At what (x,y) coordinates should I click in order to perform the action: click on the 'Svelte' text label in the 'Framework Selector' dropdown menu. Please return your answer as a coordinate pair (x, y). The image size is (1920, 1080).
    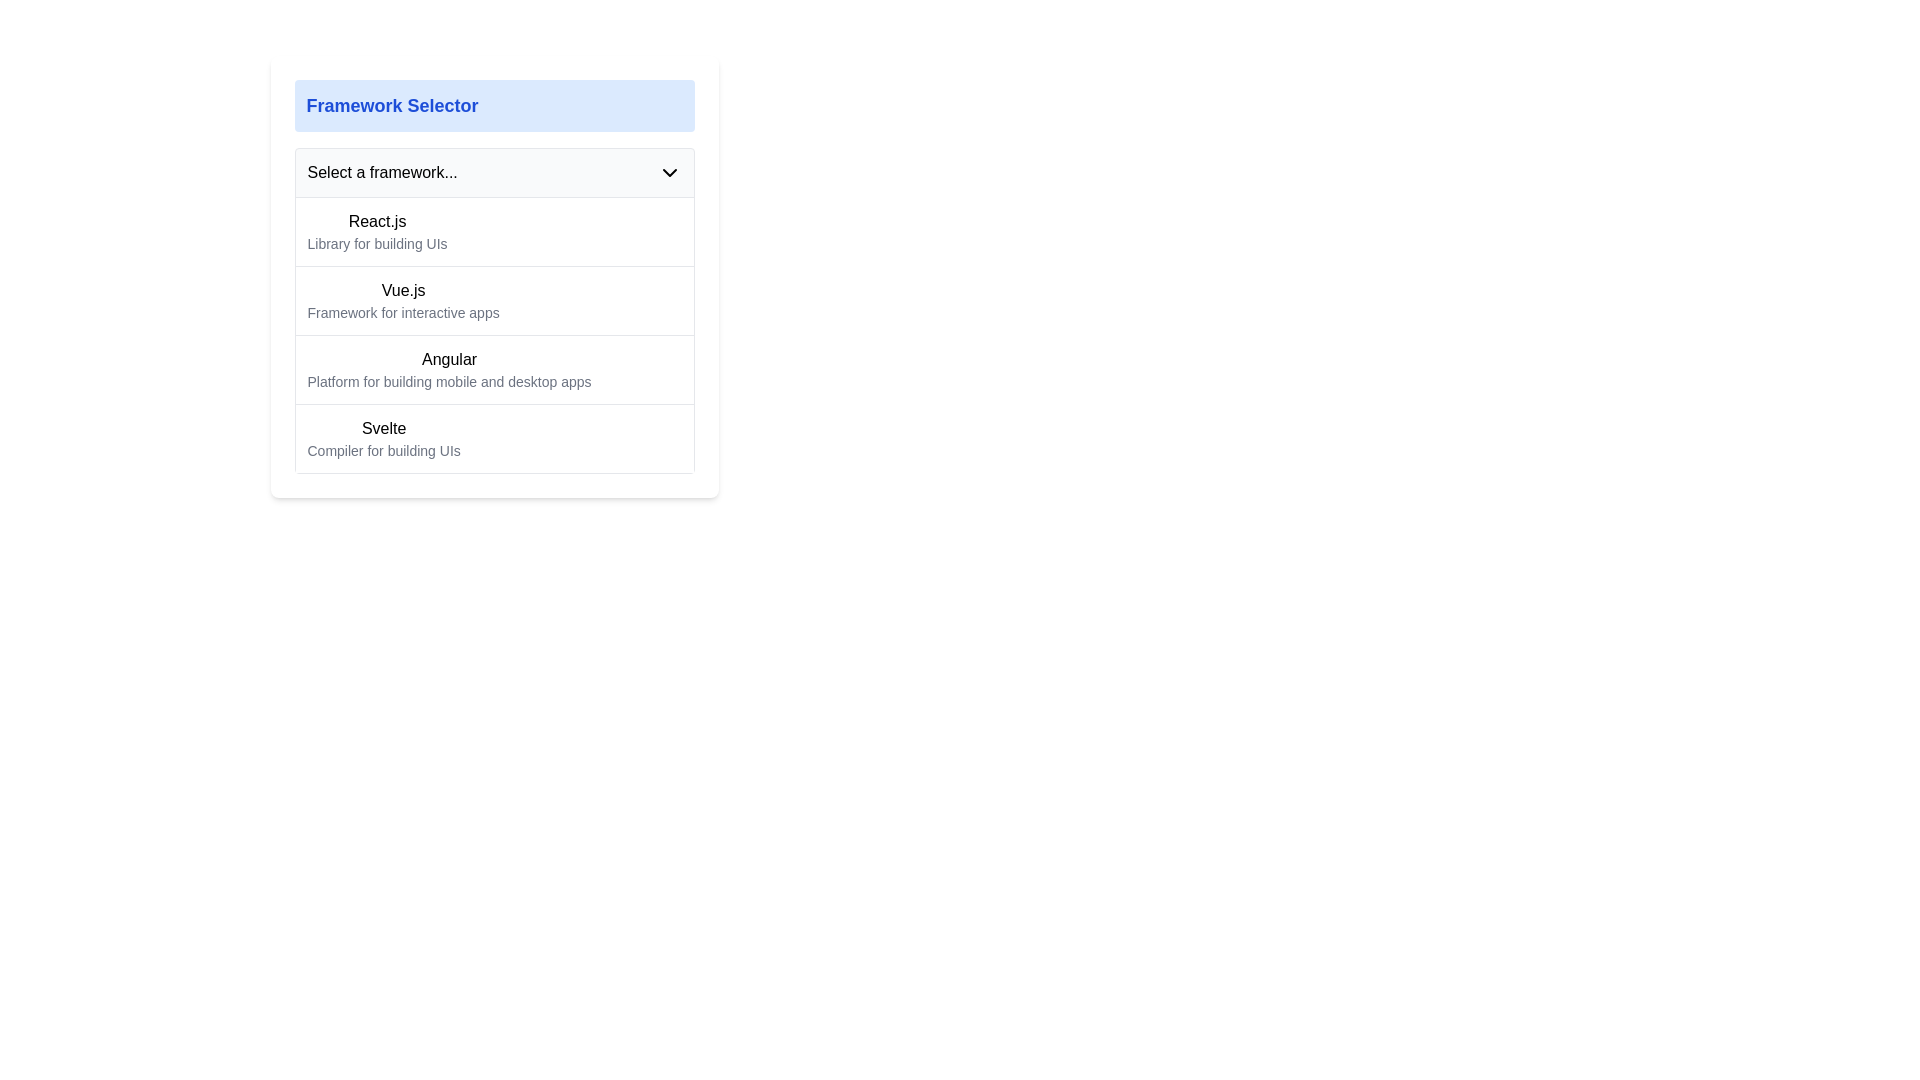
    Looking at the image, I should click on (384, 427).